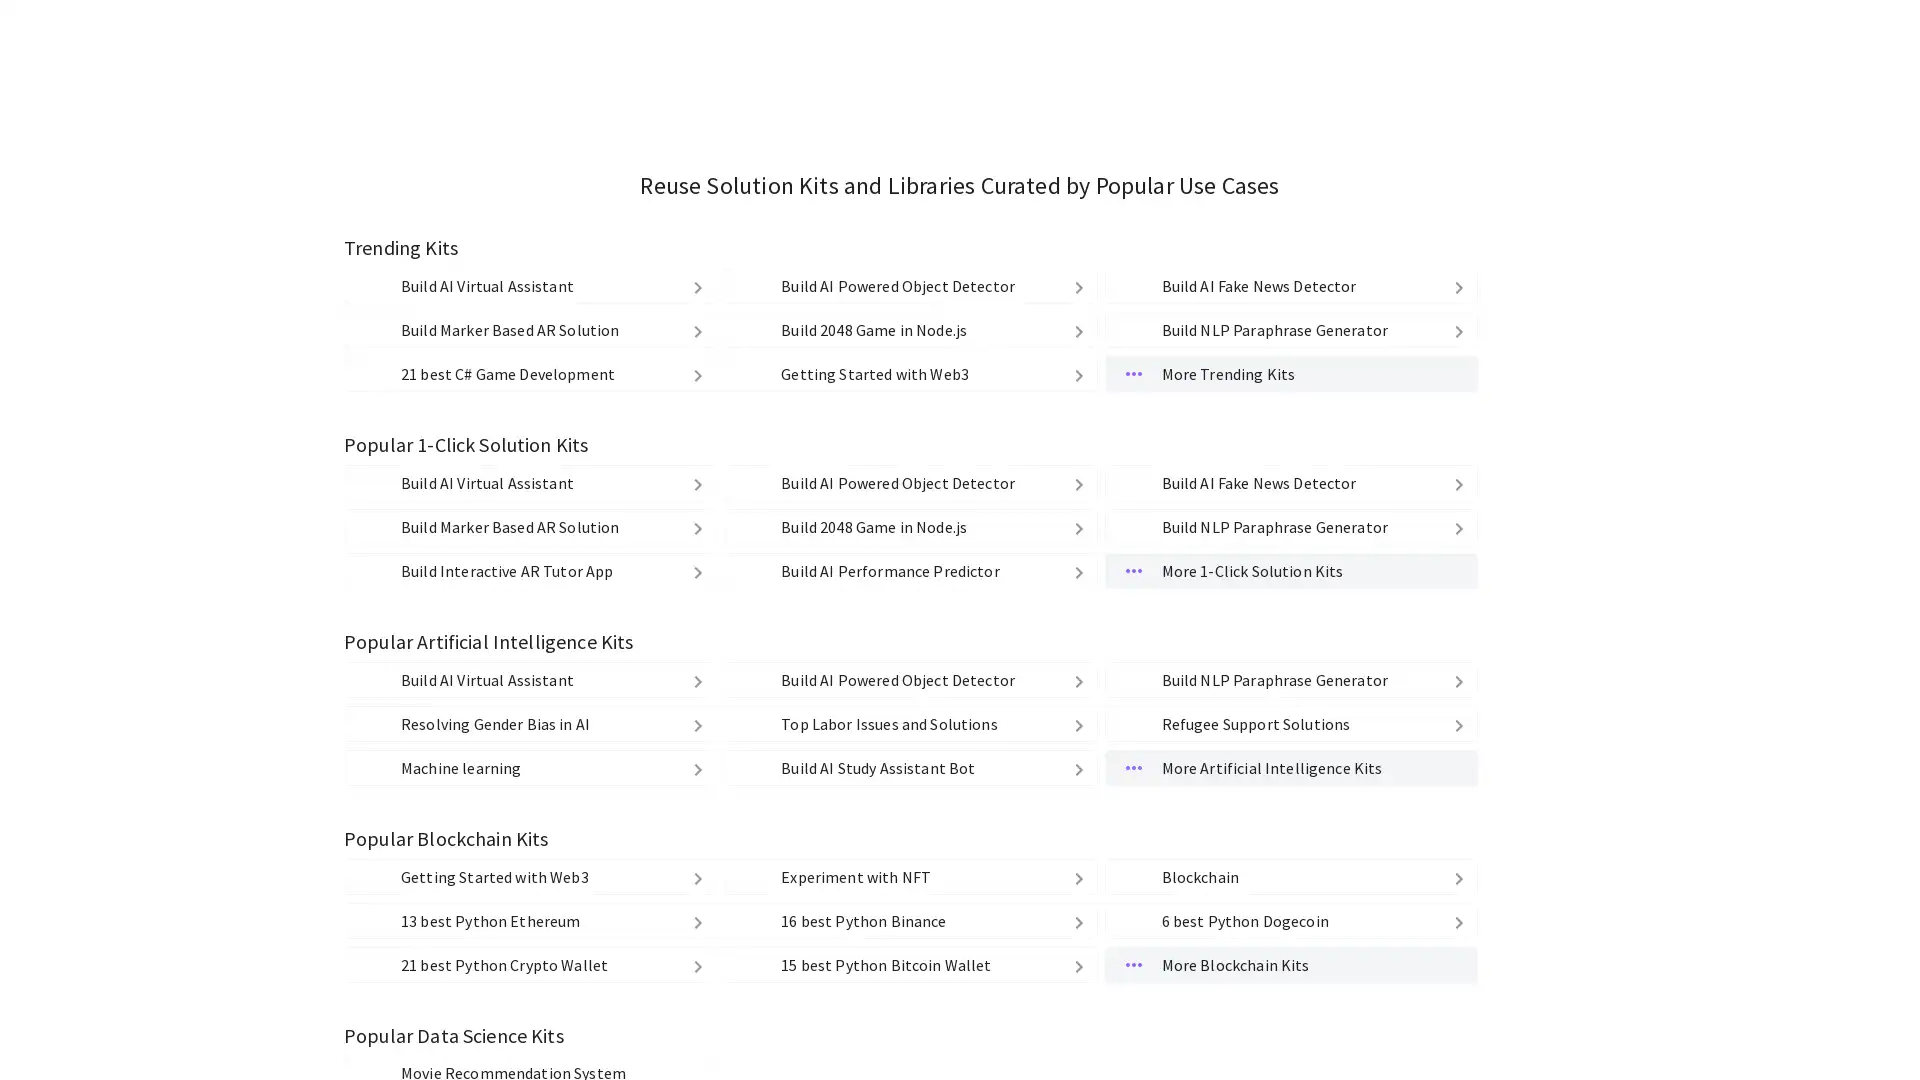  I want to click on delete, so click(1458, 986).